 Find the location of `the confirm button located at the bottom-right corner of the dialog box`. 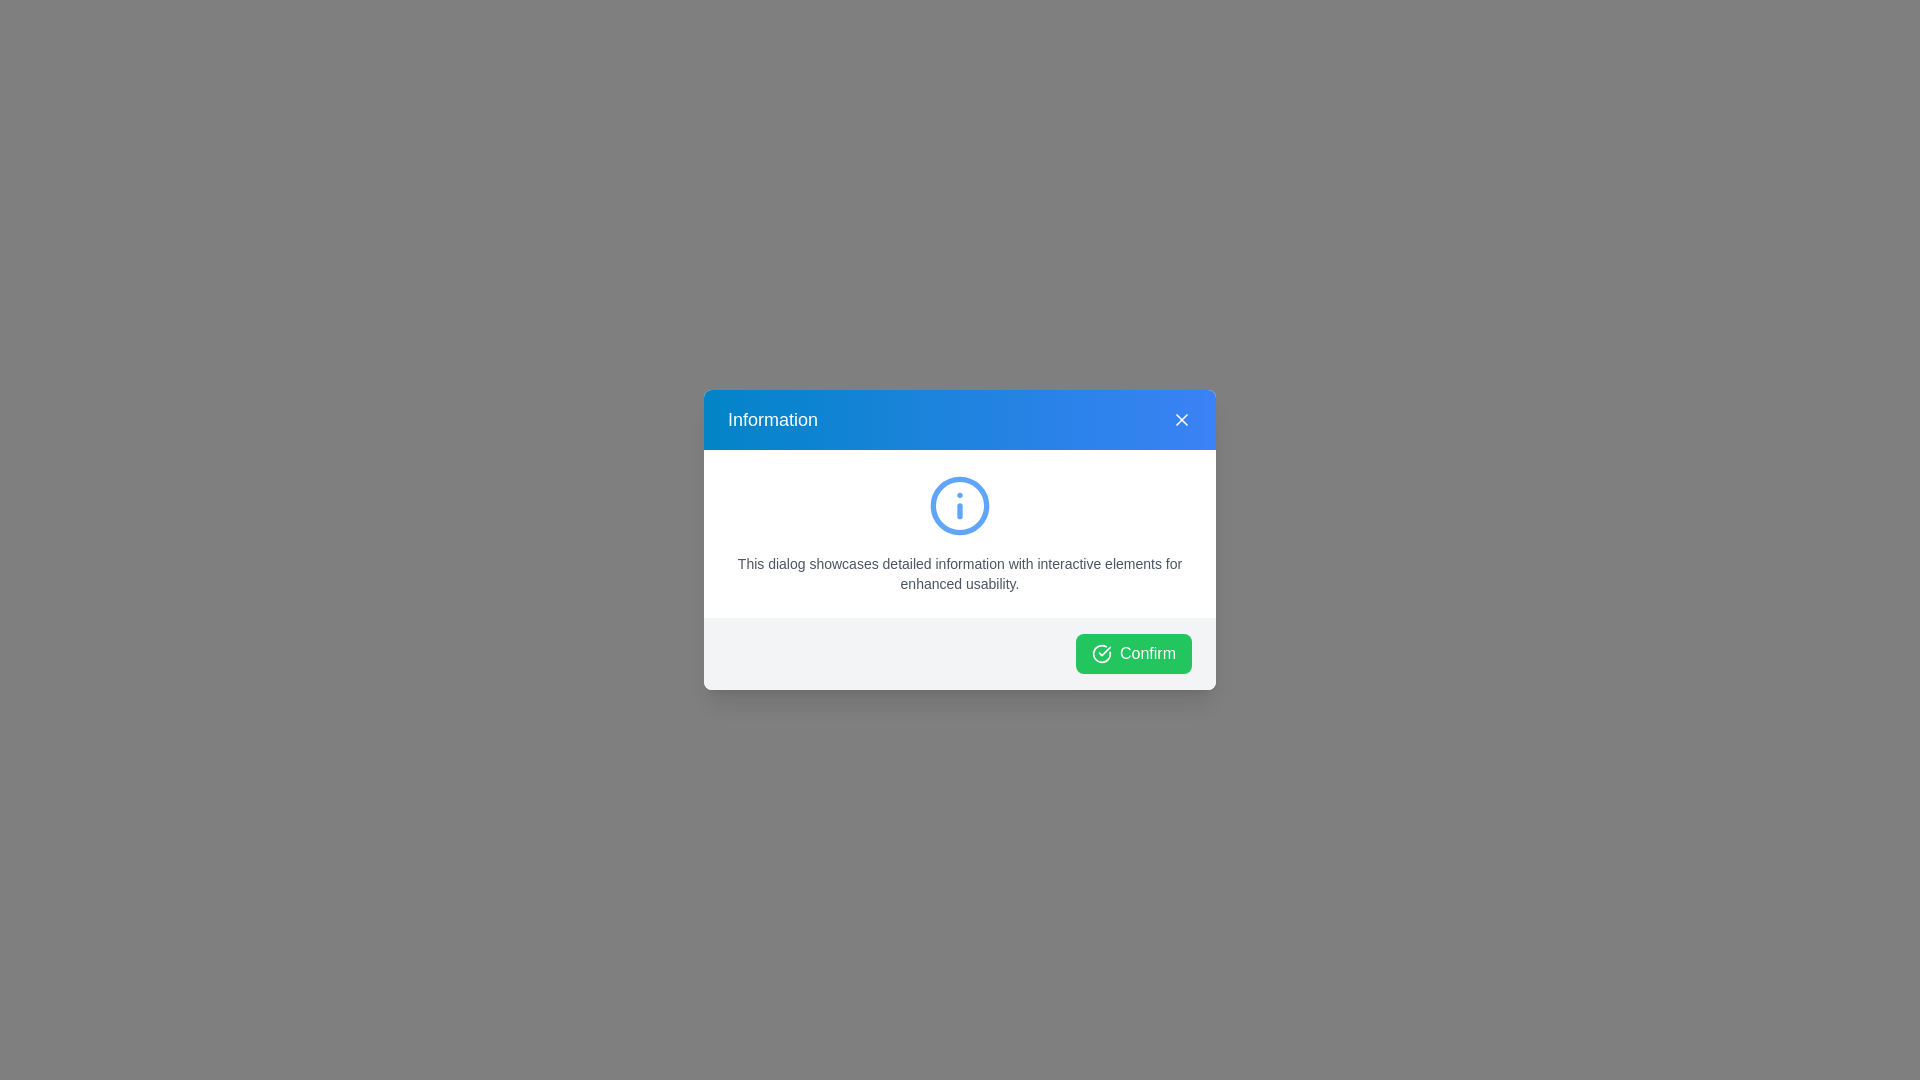

the confirm button located at the bottom-right corner of the dialog box is located at coordinates (1133, 654).